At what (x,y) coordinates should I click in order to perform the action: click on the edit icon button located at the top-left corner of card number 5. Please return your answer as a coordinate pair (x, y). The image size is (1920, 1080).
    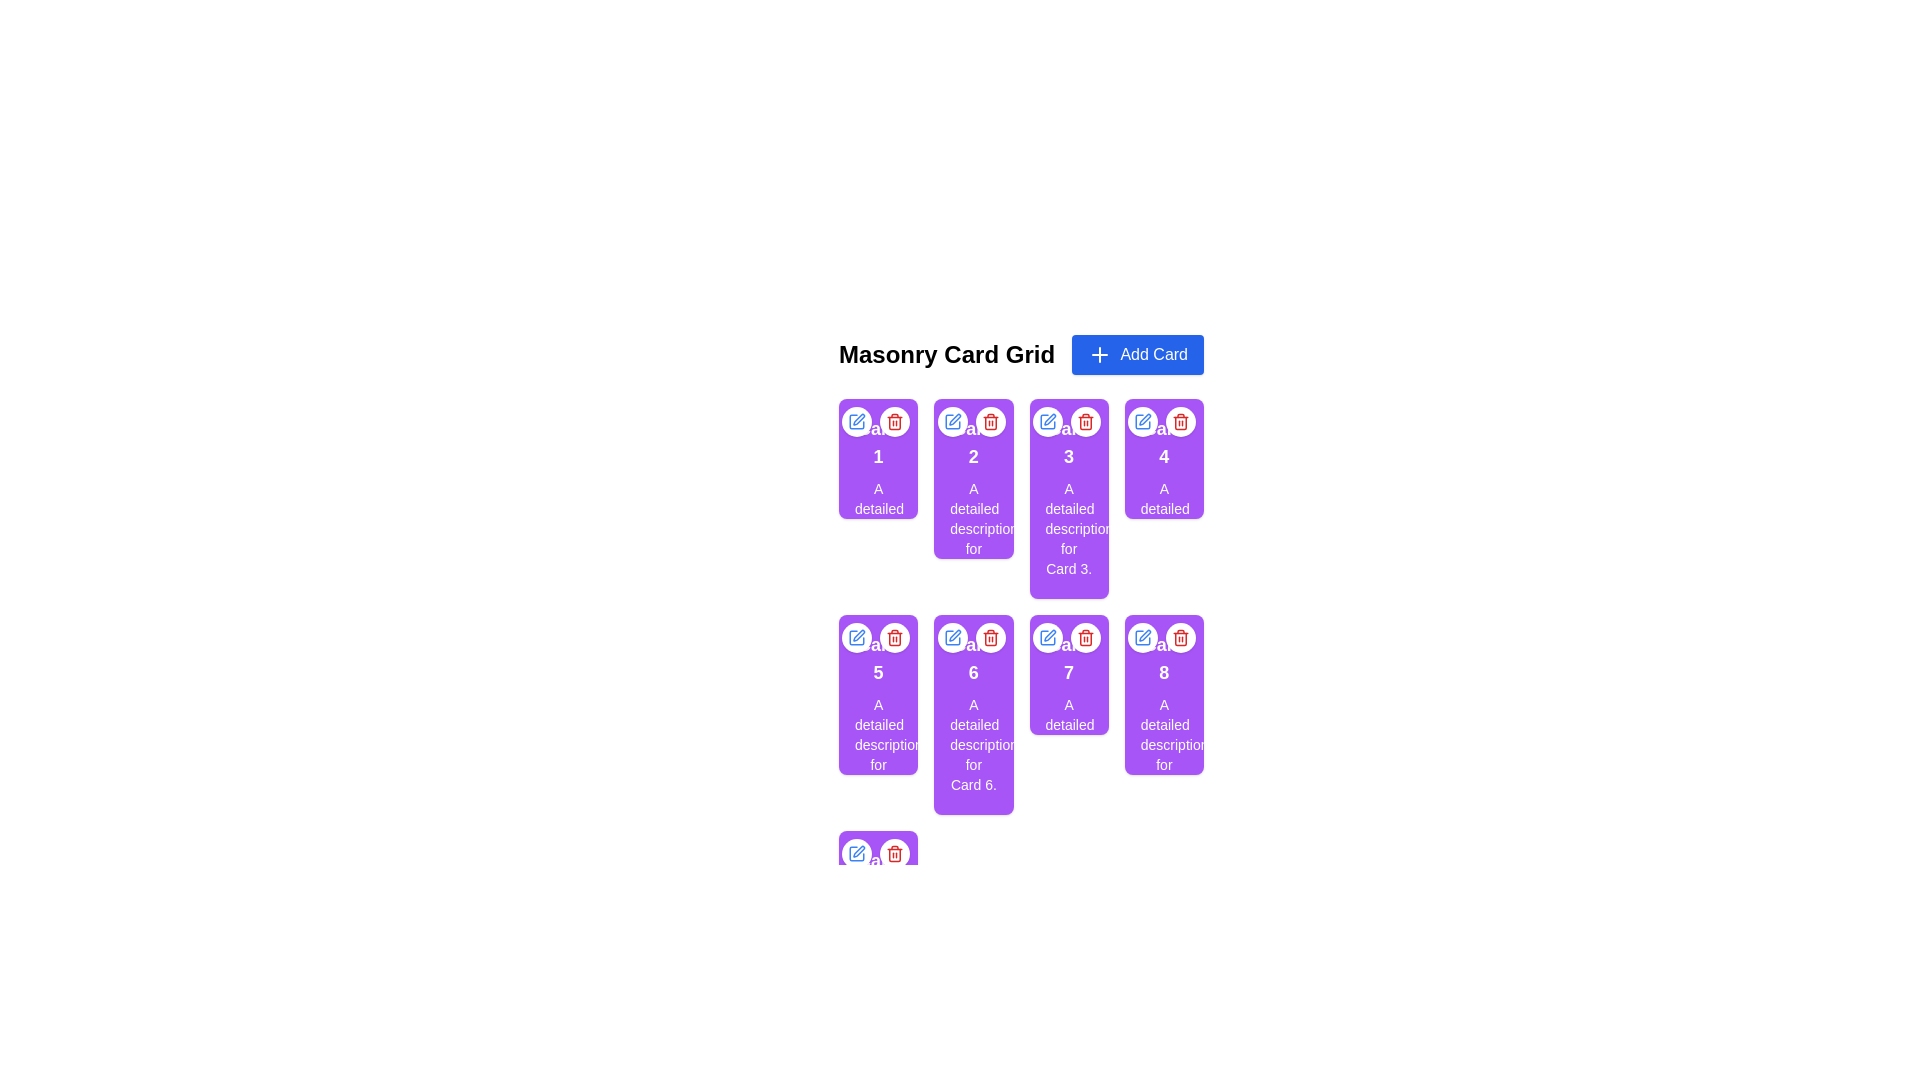
    Looking at the image, I should click on (857, 637).